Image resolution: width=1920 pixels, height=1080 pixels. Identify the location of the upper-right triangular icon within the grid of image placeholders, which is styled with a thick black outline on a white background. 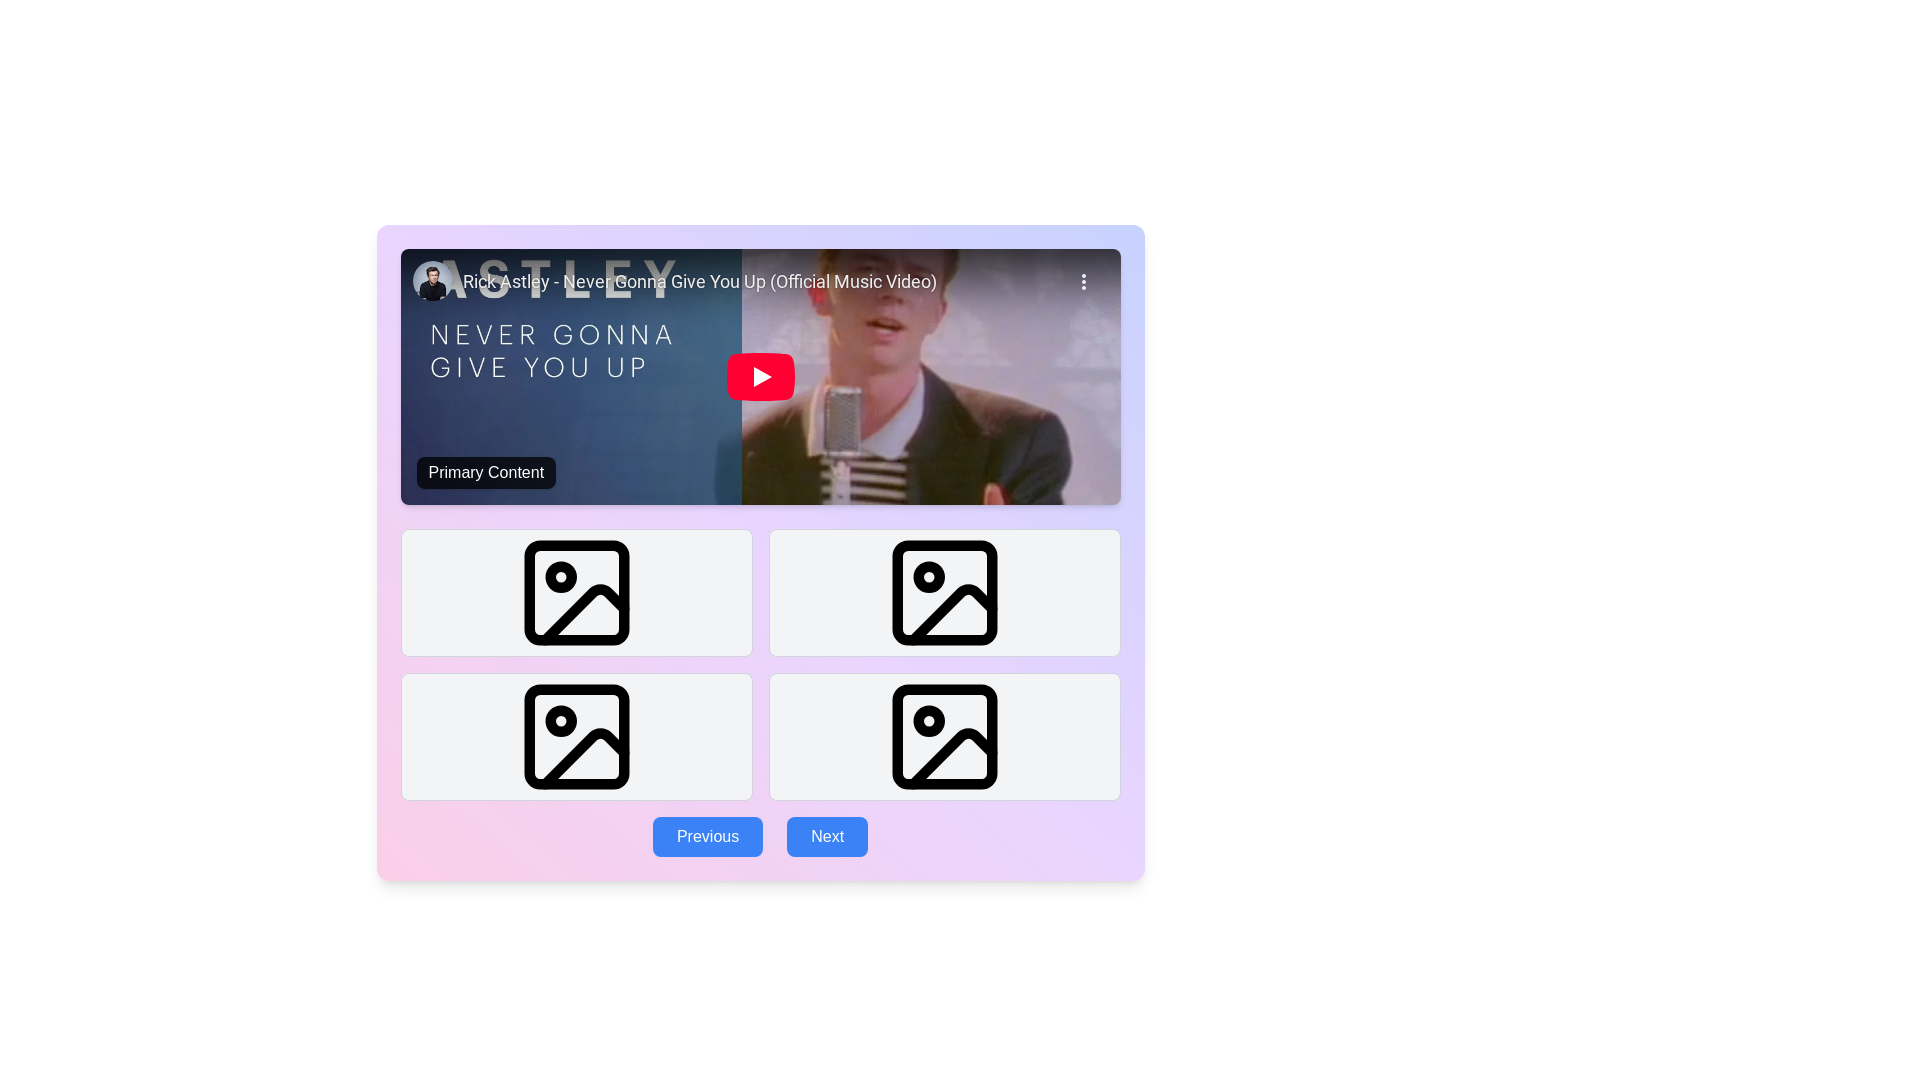
(951, 613).